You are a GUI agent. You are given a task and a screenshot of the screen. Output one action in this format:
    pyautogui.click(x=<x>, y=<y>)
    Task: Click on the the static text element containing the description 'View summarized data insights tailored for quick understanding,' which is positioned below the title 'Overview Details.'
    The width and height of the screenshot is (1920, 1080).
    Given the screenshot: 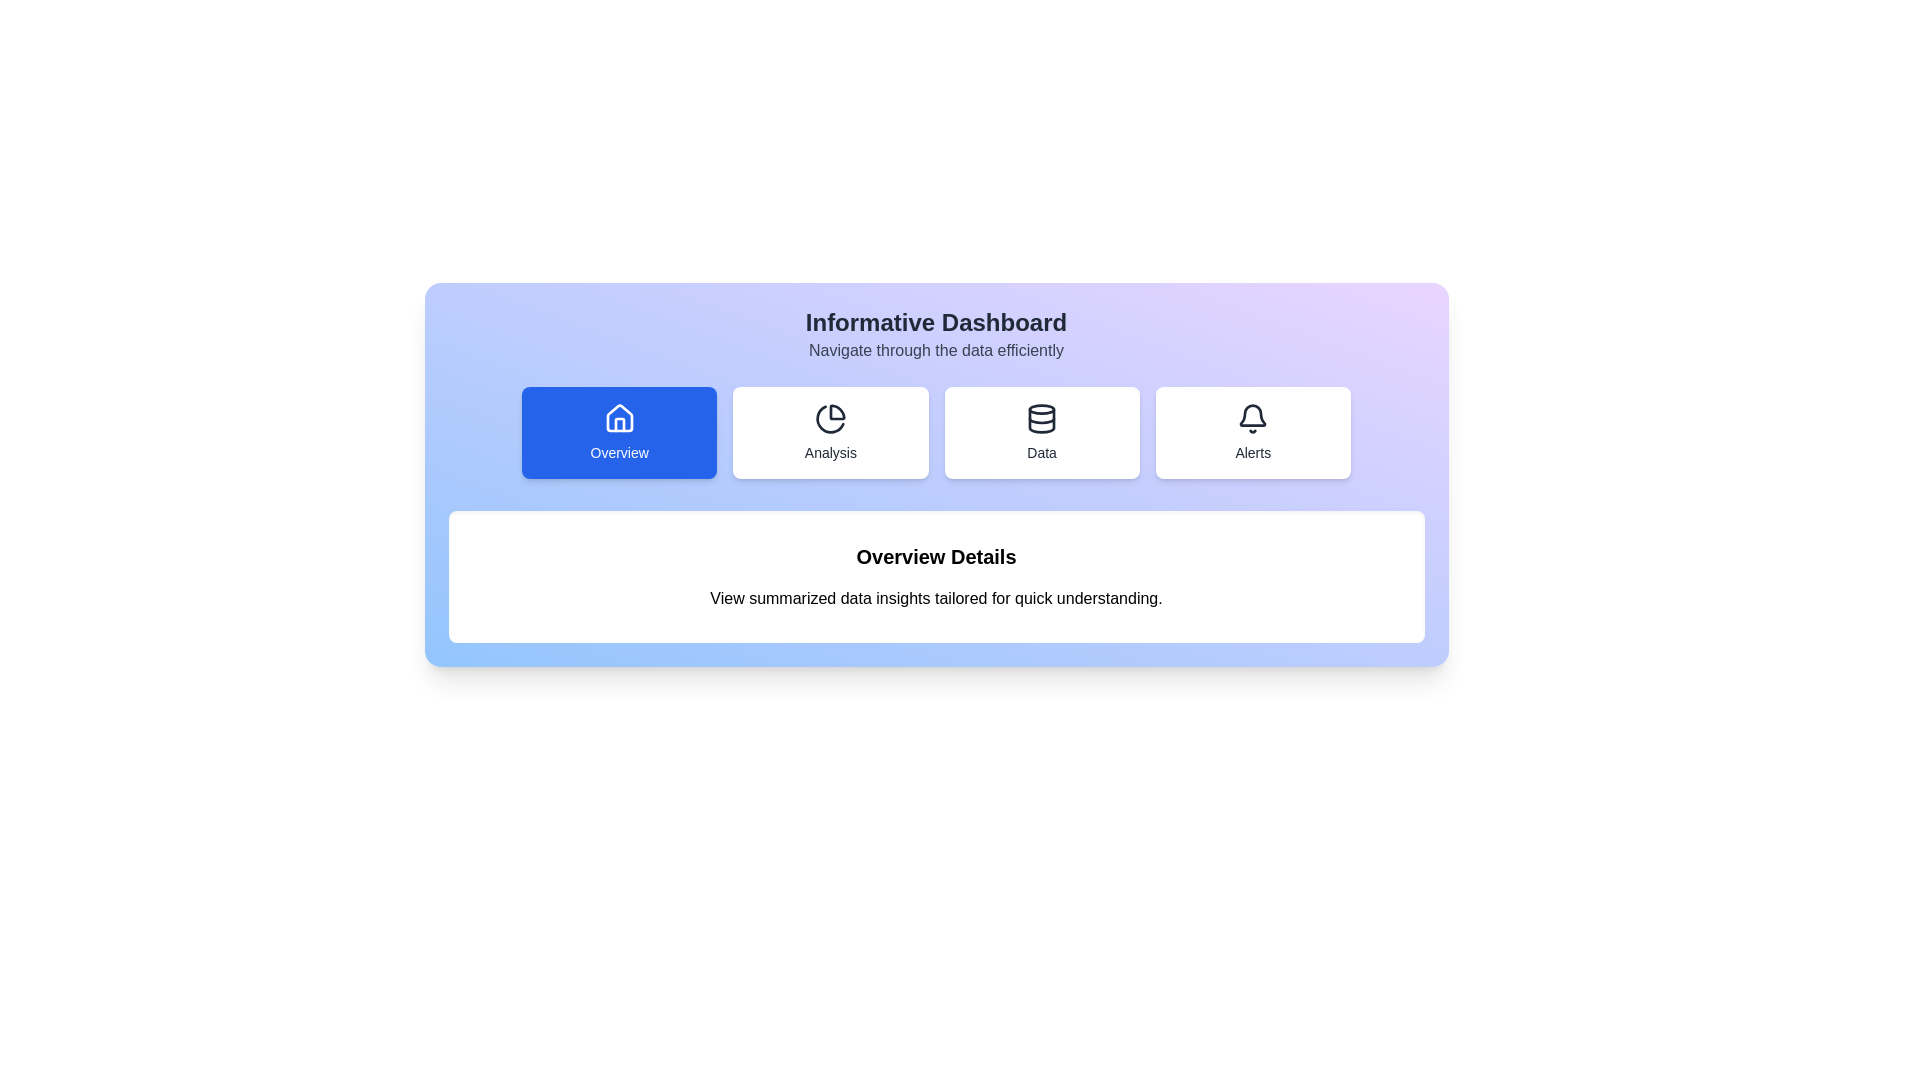 What is the action you would take?
    pyautogui.click(x=935, y=597)
    